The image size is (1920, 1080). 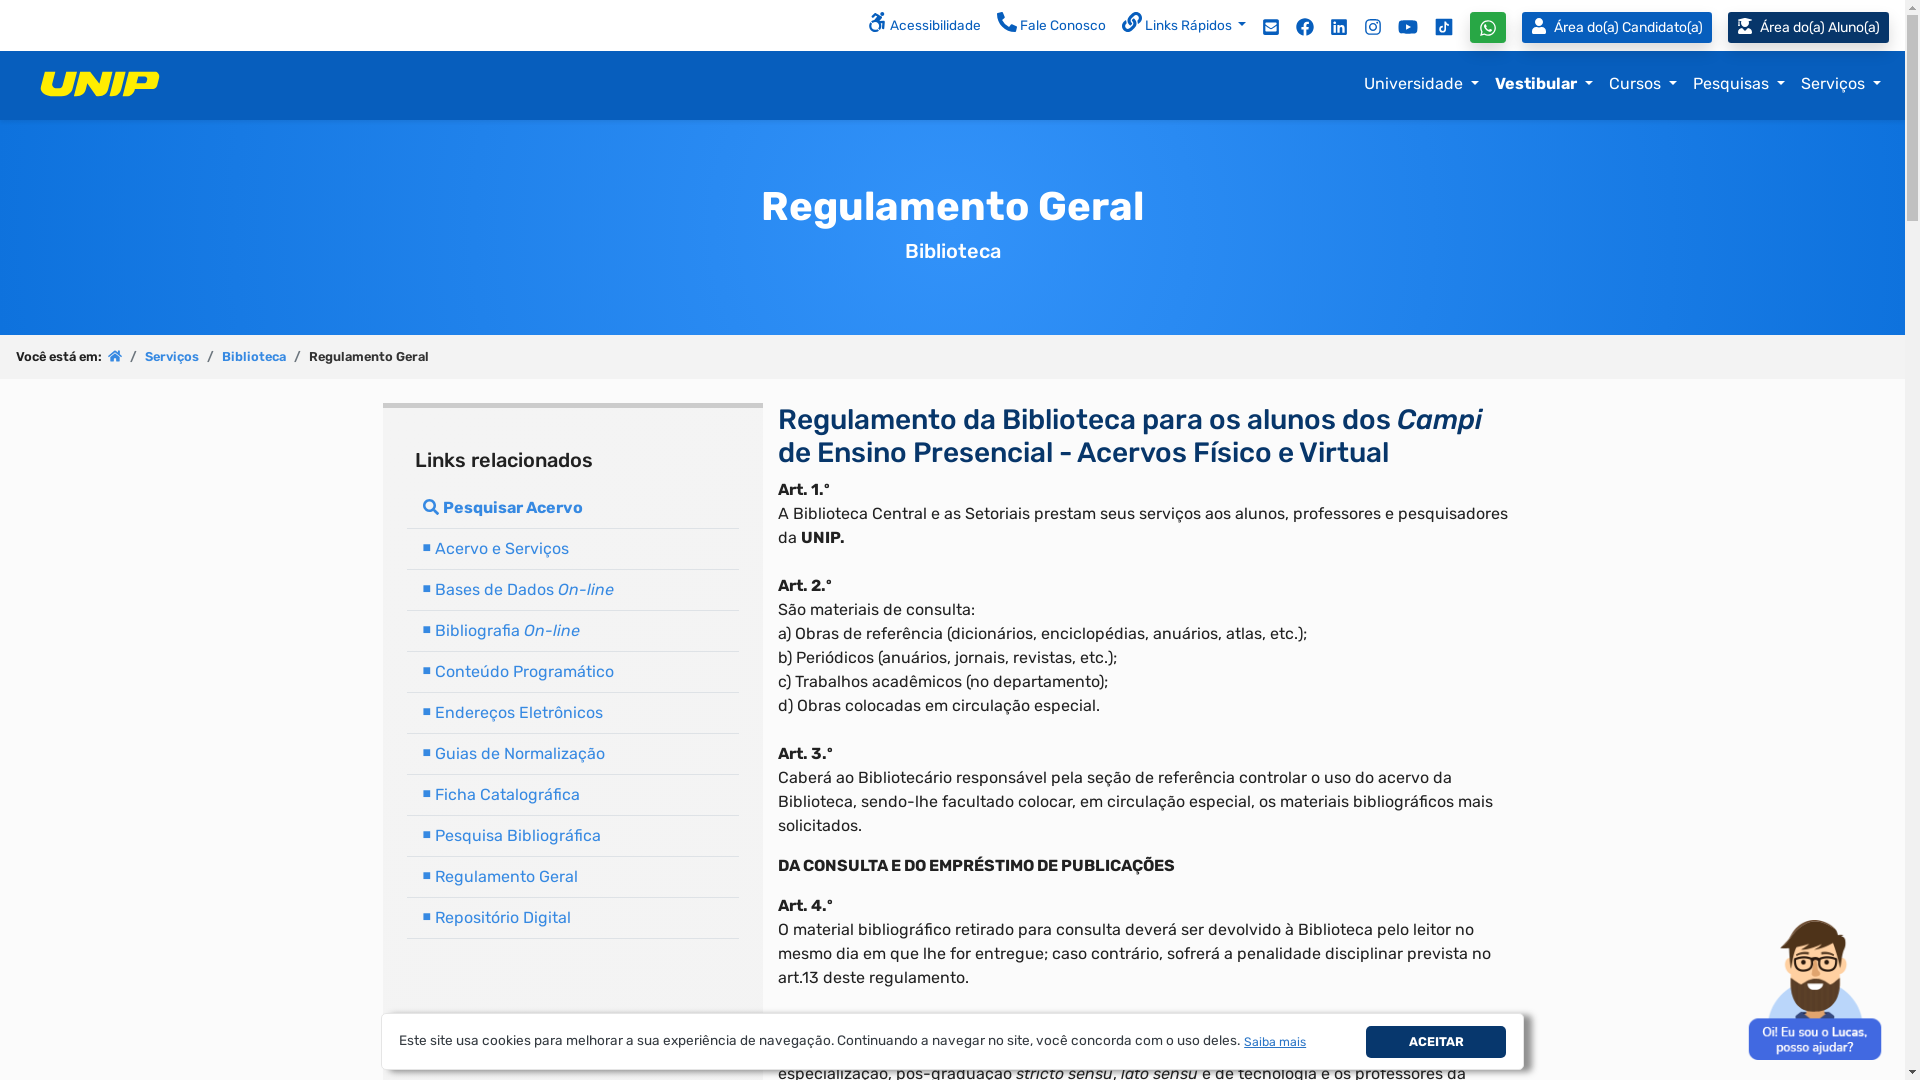 I want to click on 'Candidato(a)', so click(x=1520, y=27).